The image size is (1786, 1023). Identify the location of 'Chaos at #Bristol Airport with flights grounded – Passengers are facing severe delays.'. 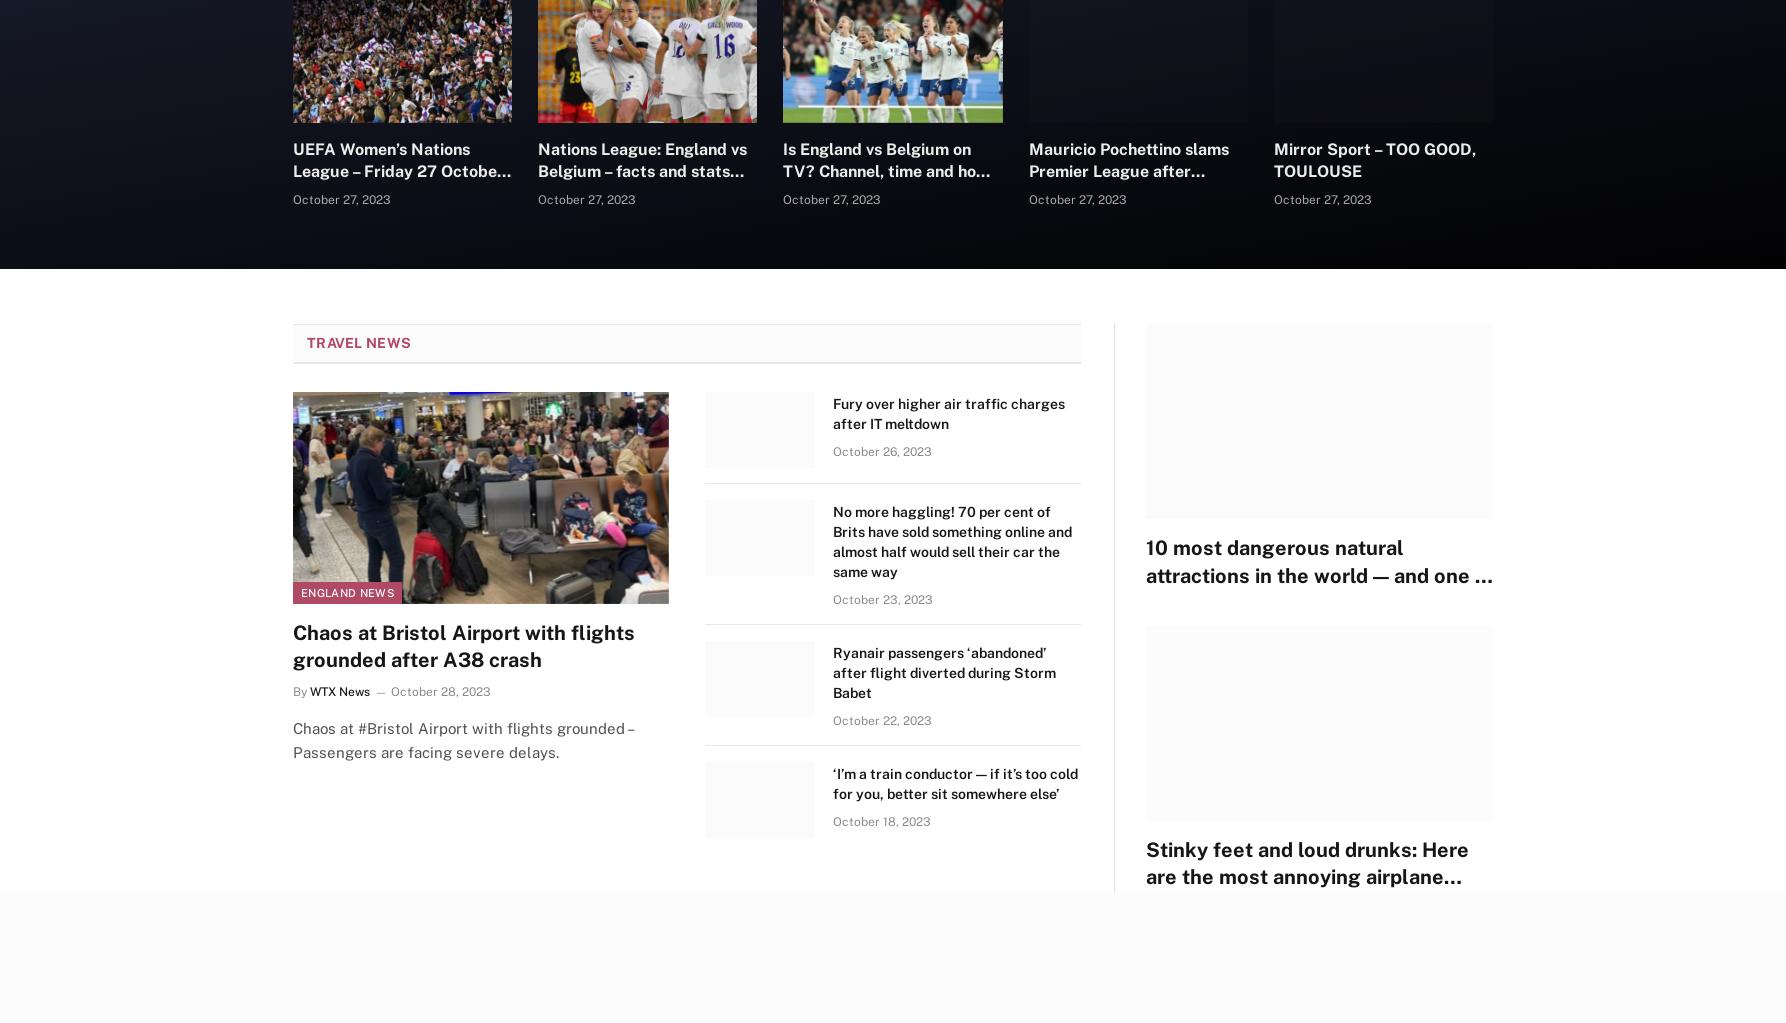
(461, 739).